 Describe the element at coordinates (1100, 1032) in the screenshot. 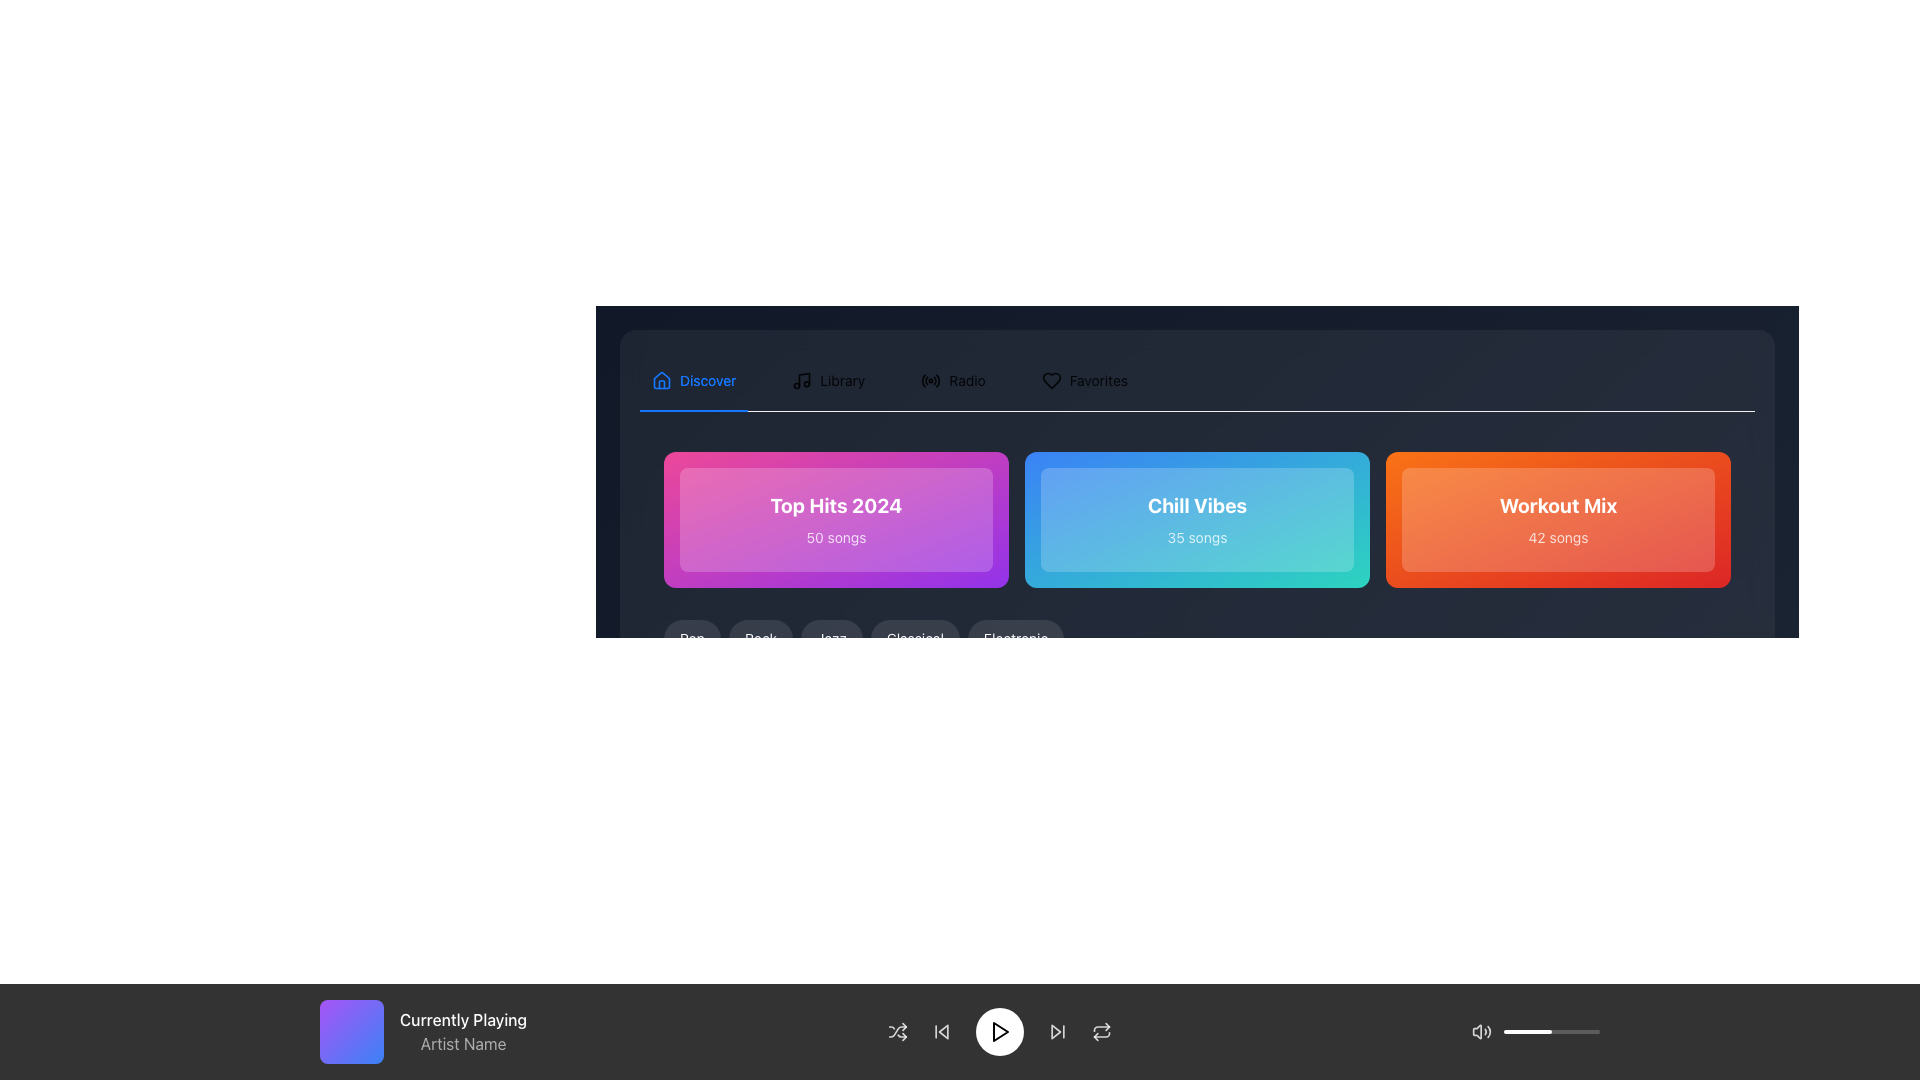

I see `the button with an icon depicting two arrows forming a loop located at the bottom-right corner of the interface in the horizontal toolbar` at that location.